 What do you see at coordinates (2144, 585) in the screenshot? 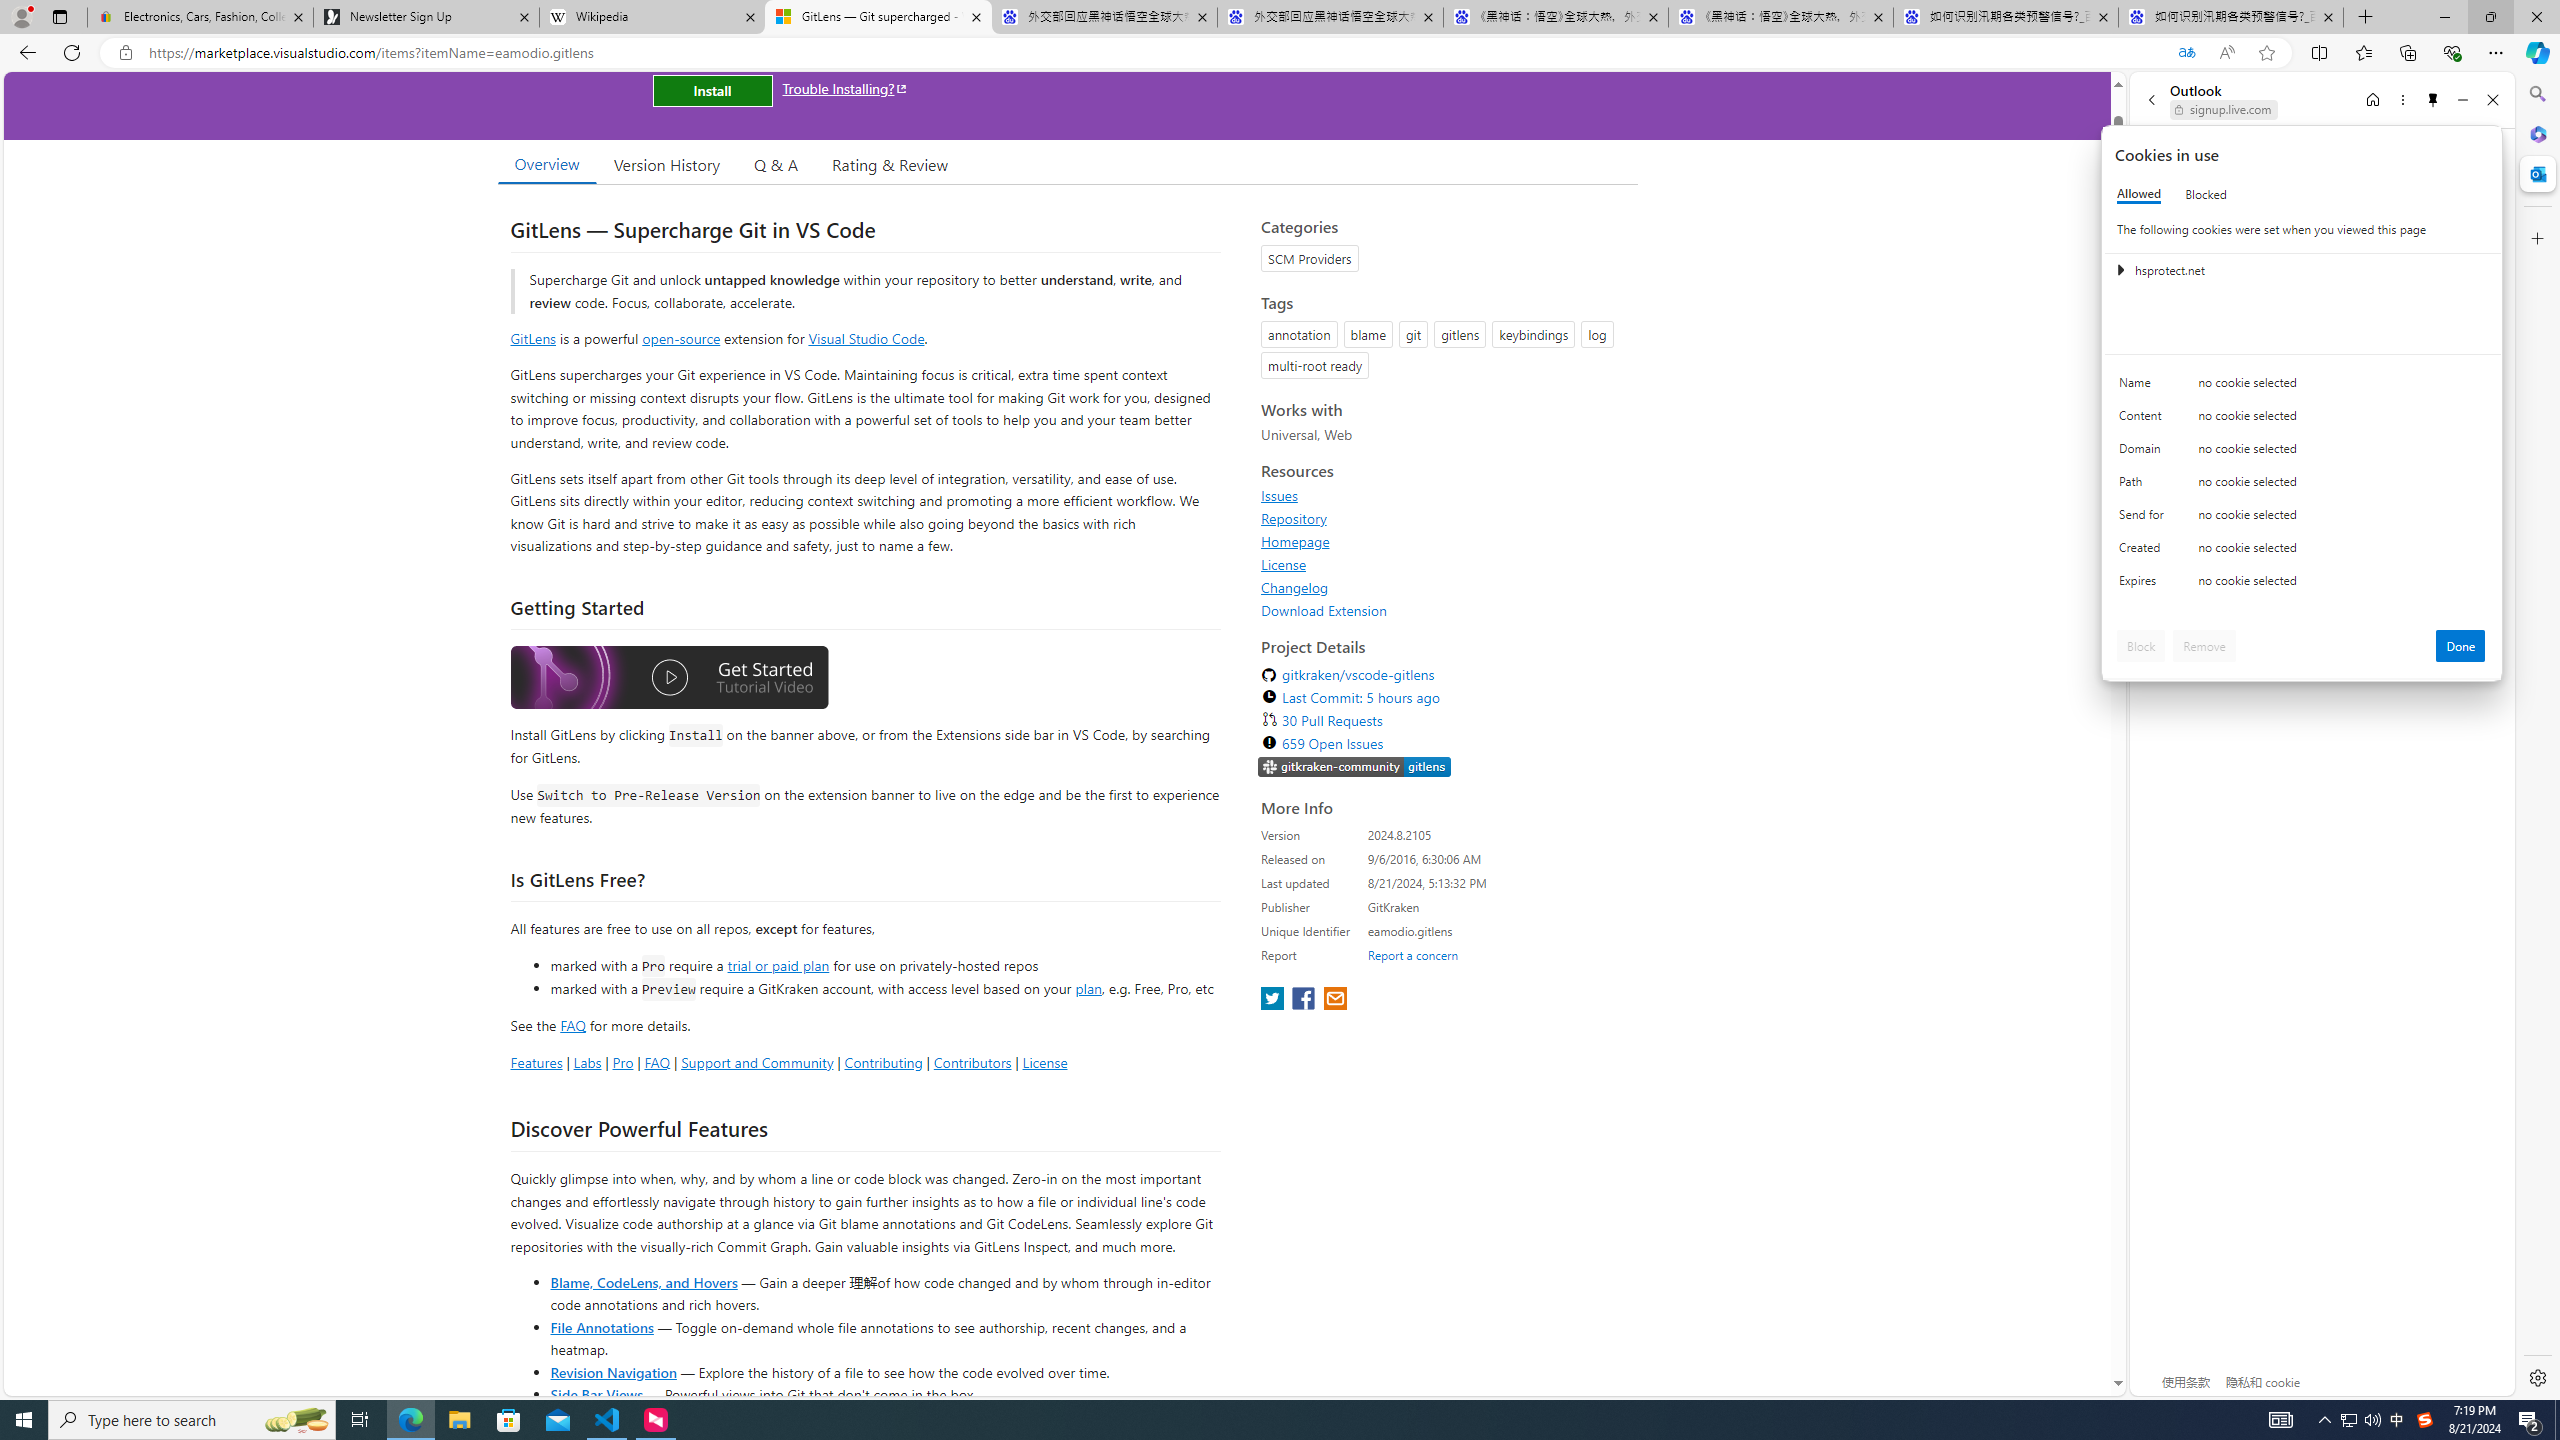
I see `'Expires'` at bounding box center [2144, 585].